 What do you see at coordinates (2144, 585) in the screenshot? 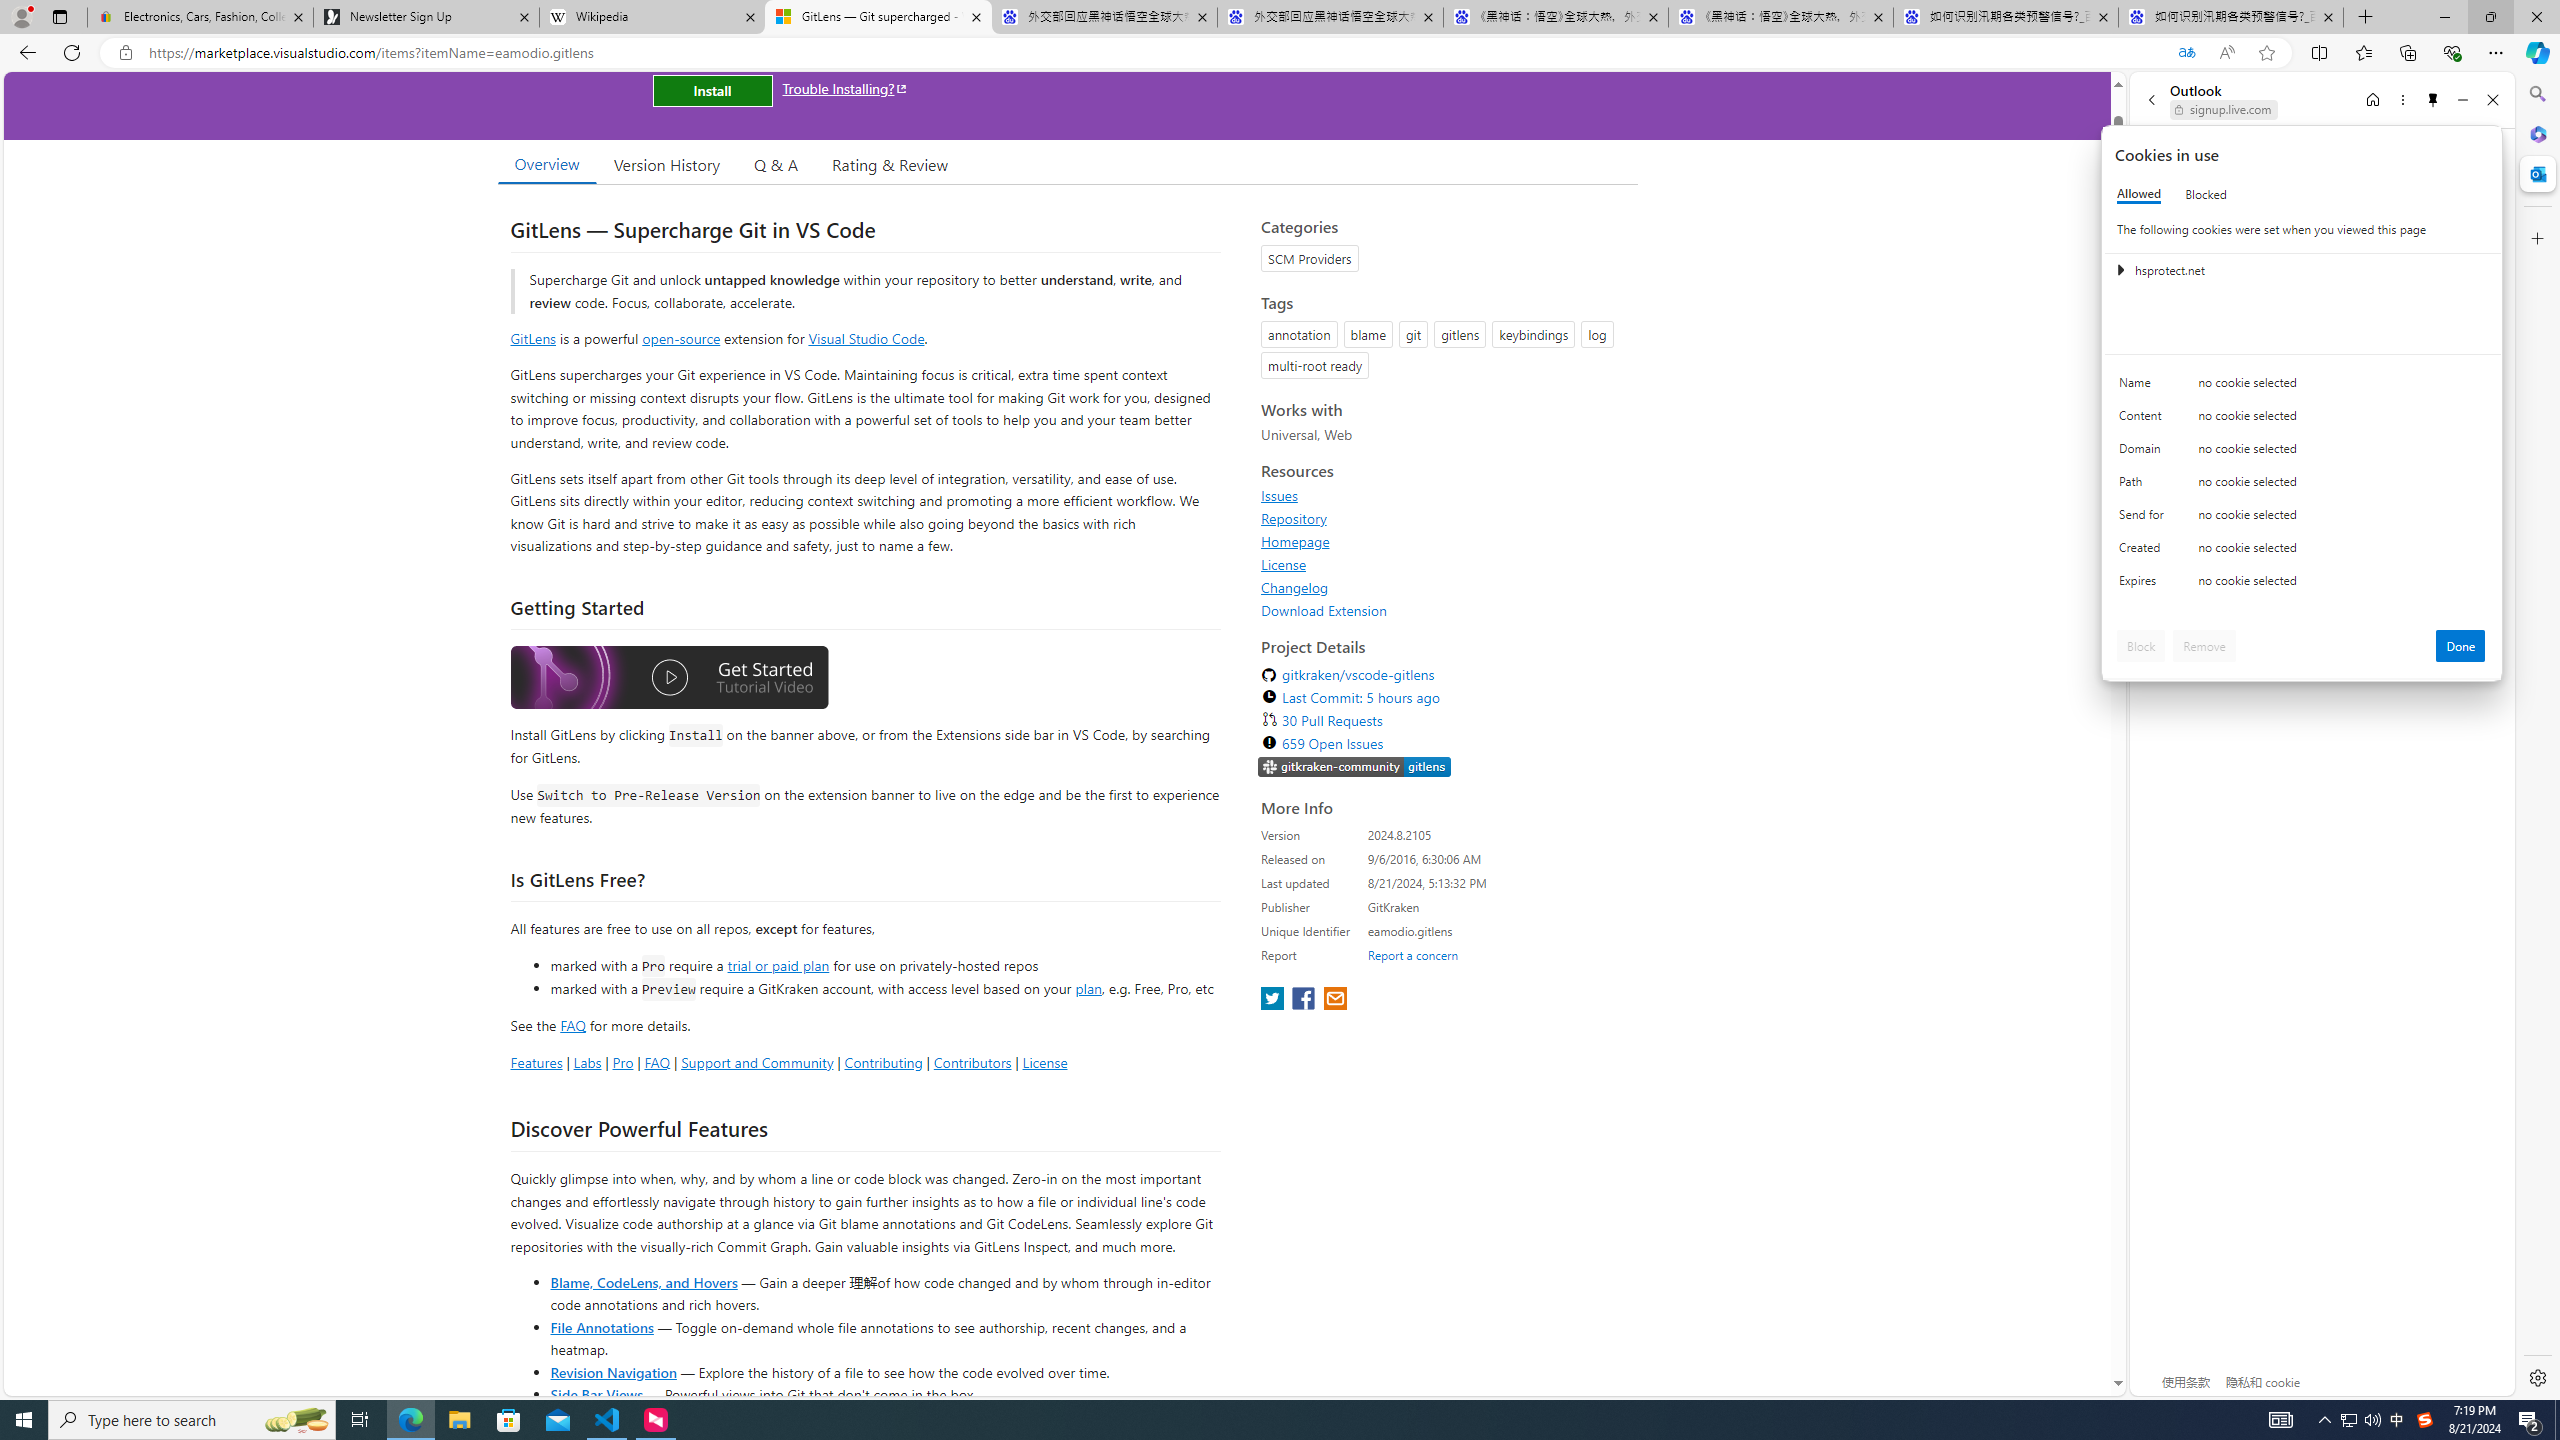
I see `'Expires'` at bounding box center [2144, 585].